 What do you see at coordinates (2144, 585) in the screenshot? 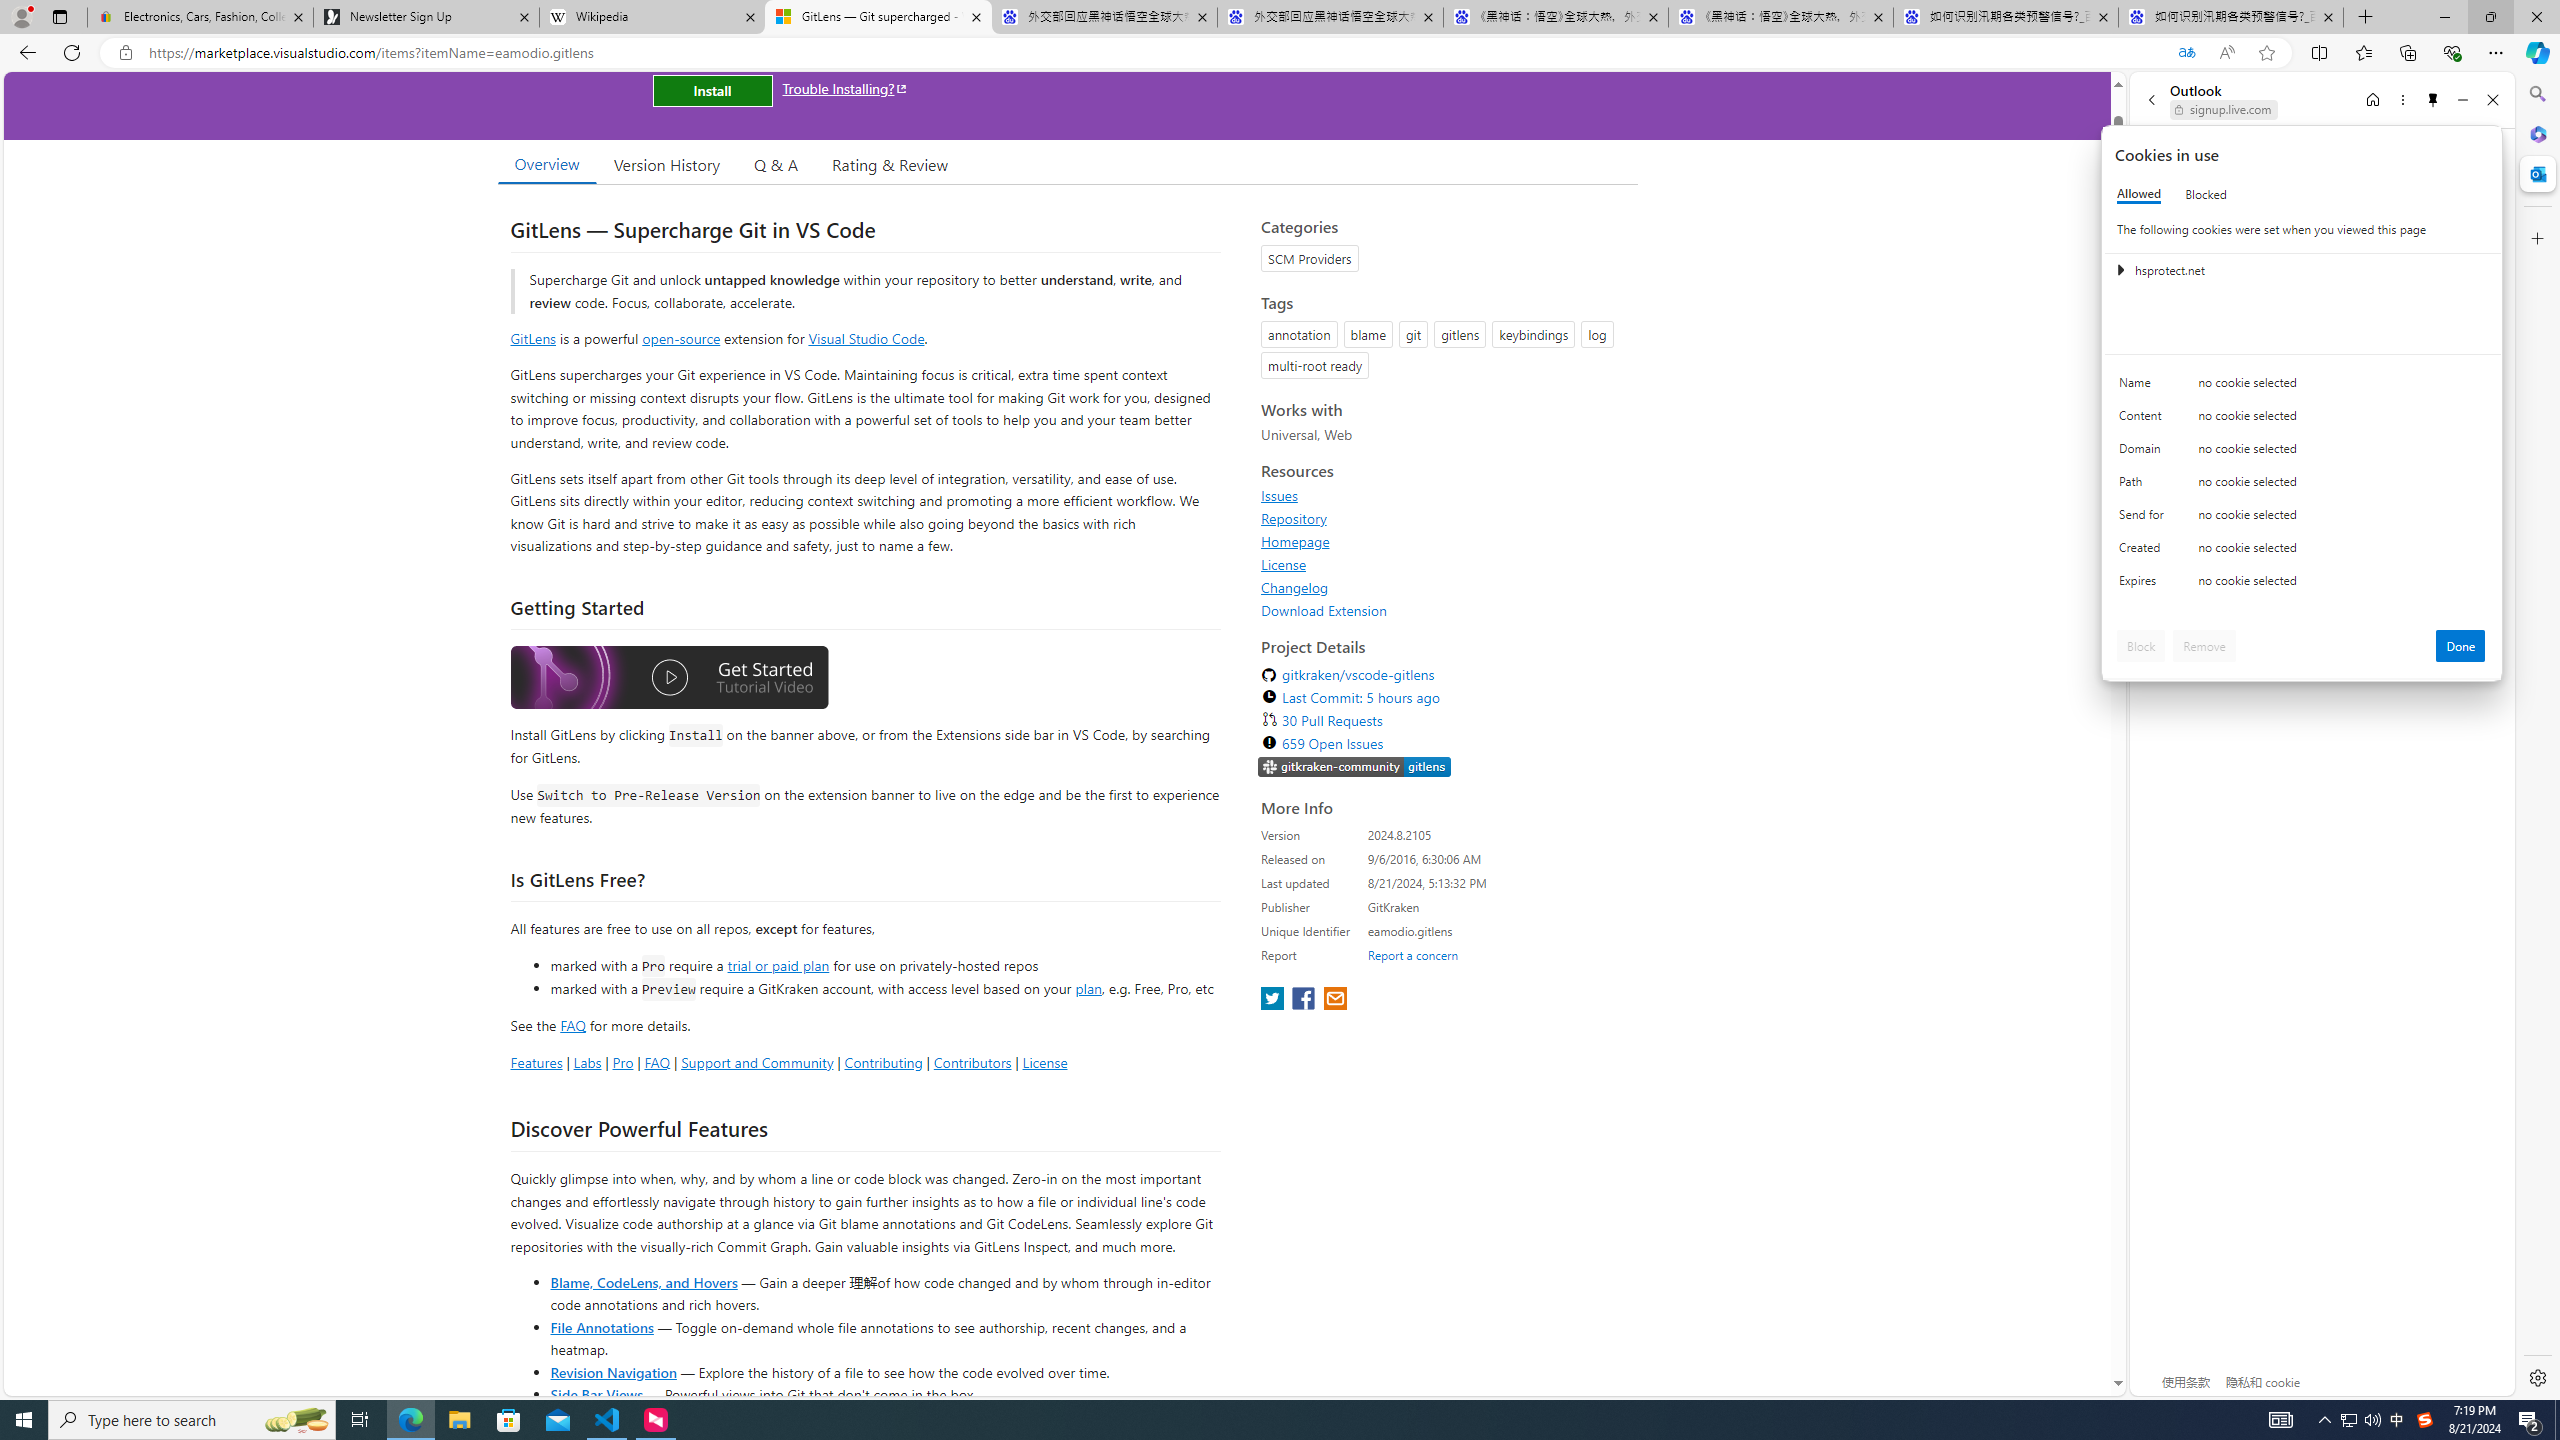
I see `'Expires'` at bounding box center [2144, 585].